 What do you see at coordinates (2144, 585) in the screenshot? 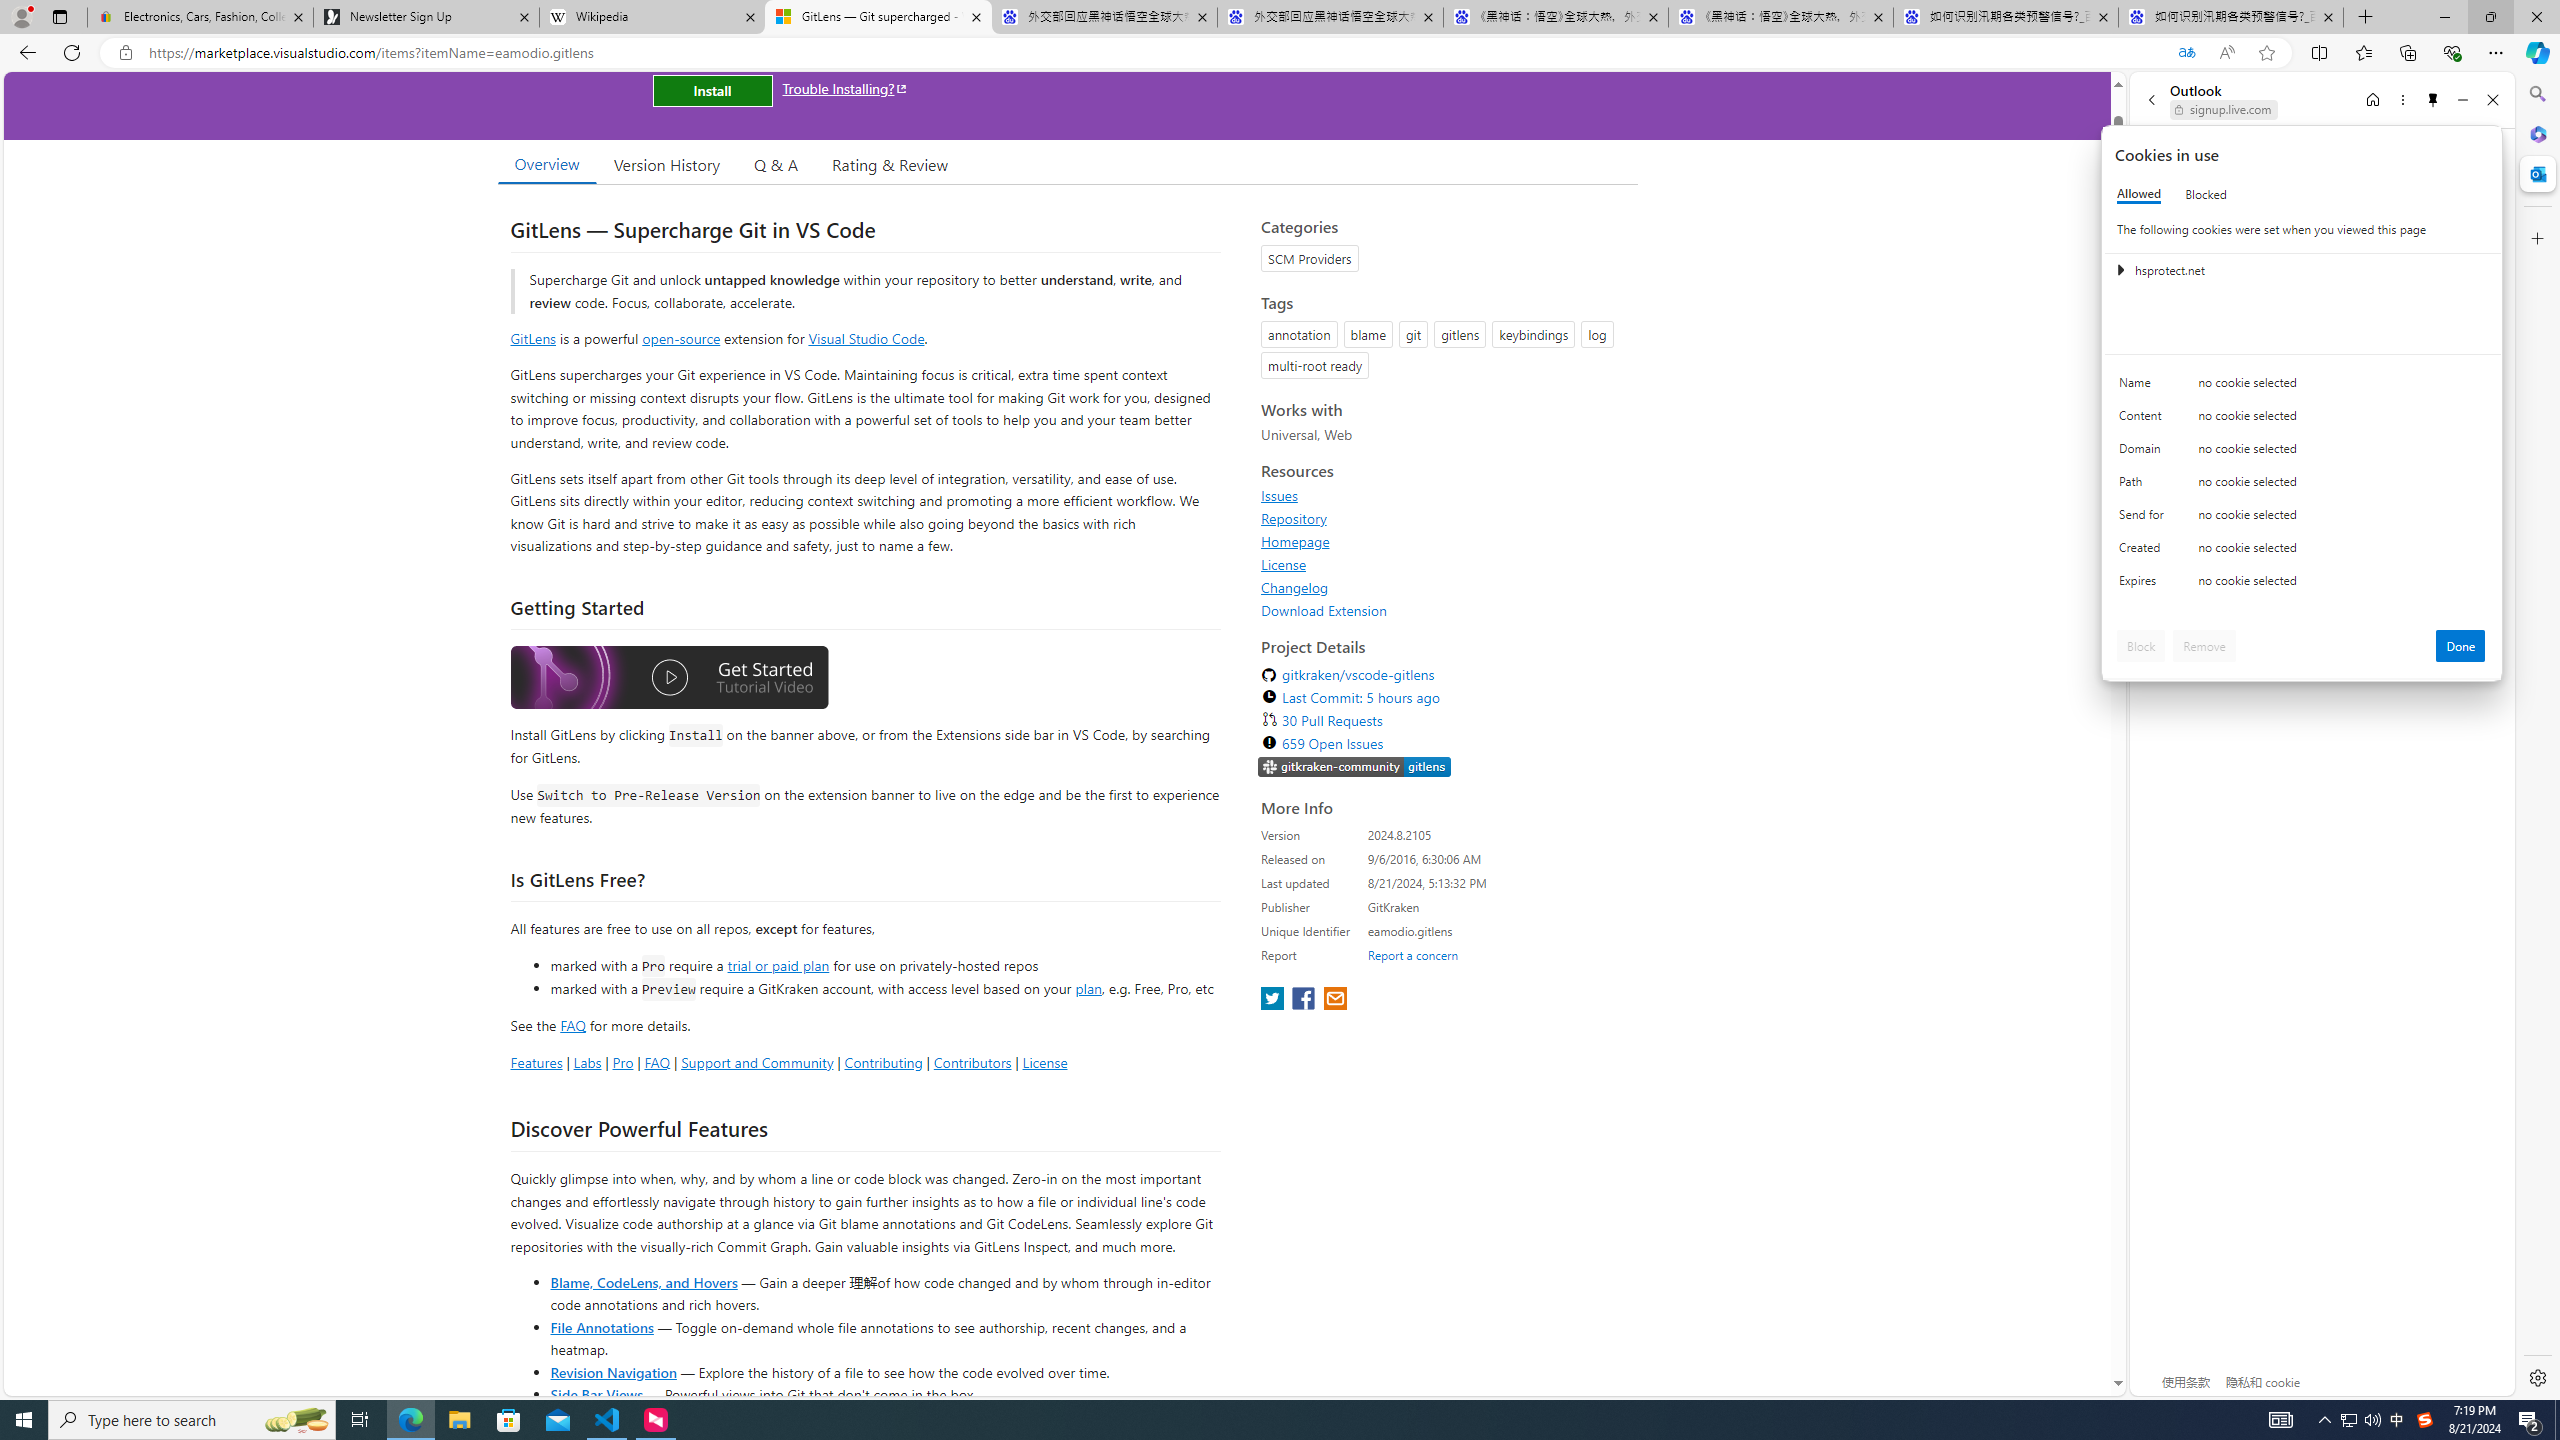
I see `'Expires'` at bounding box center [2144, 585].